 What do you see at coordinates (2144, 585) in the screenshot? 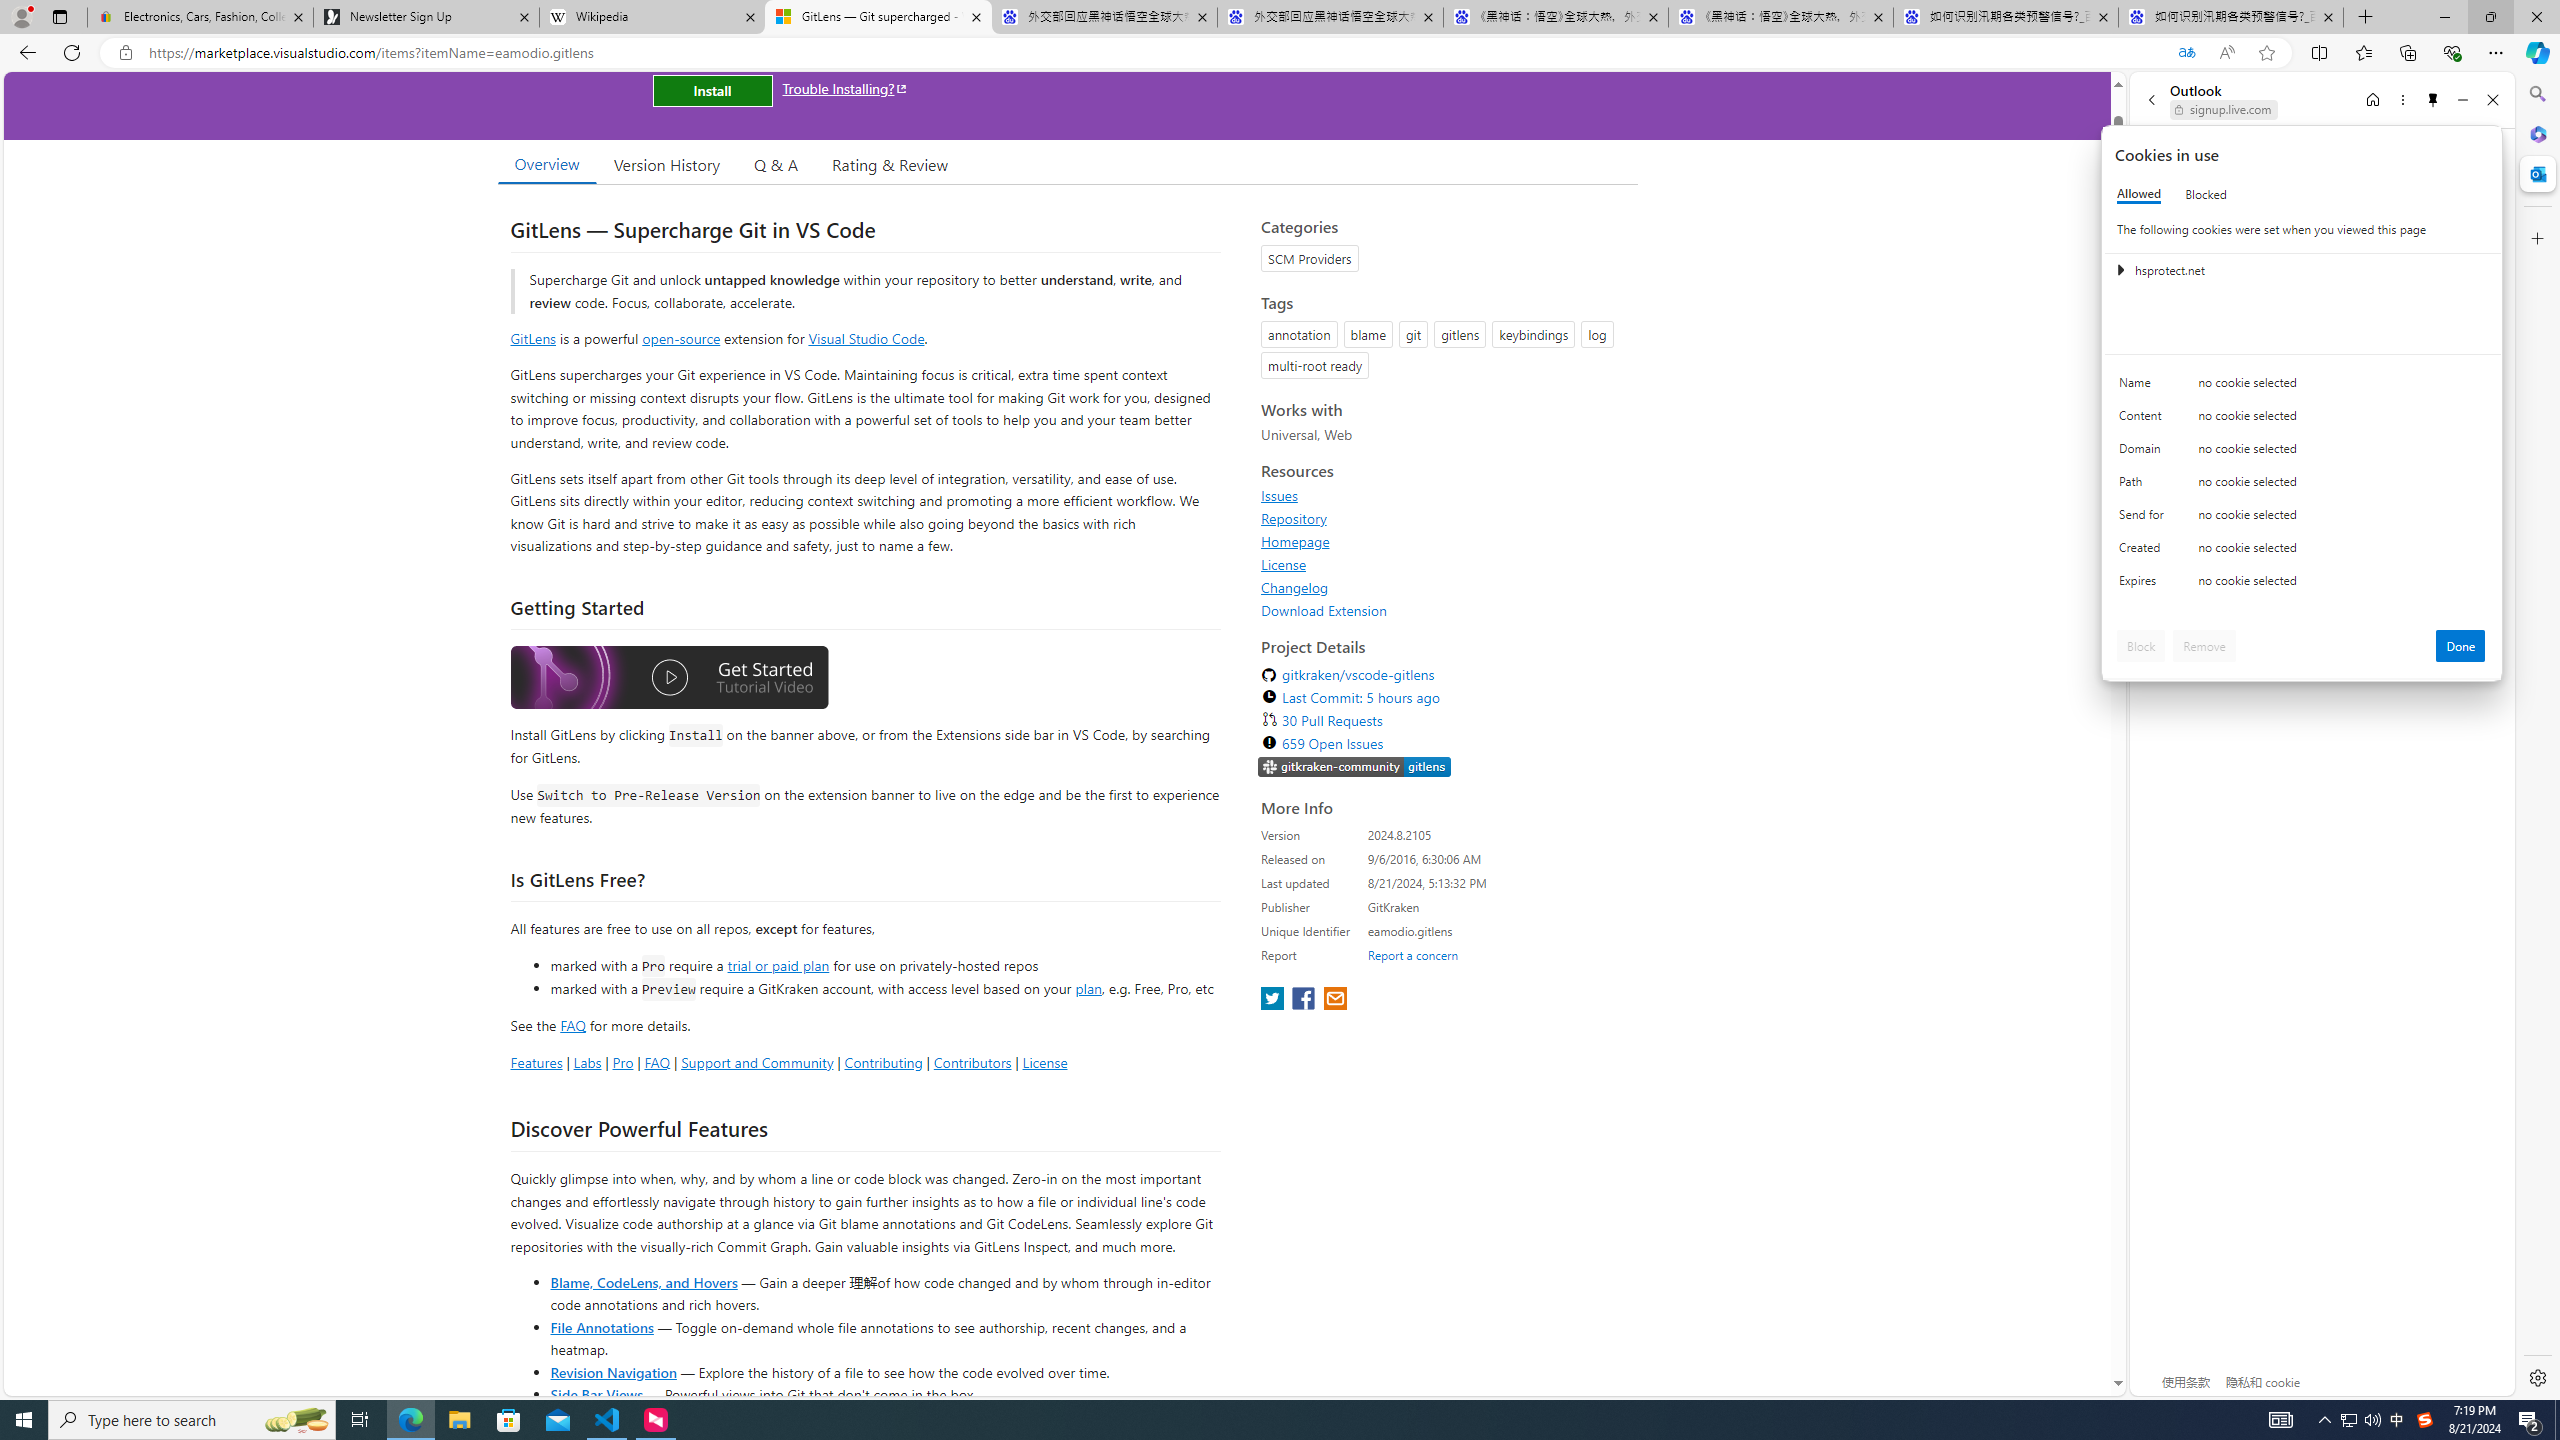
I see `'Expires'` at bounding box center [2144, 585].